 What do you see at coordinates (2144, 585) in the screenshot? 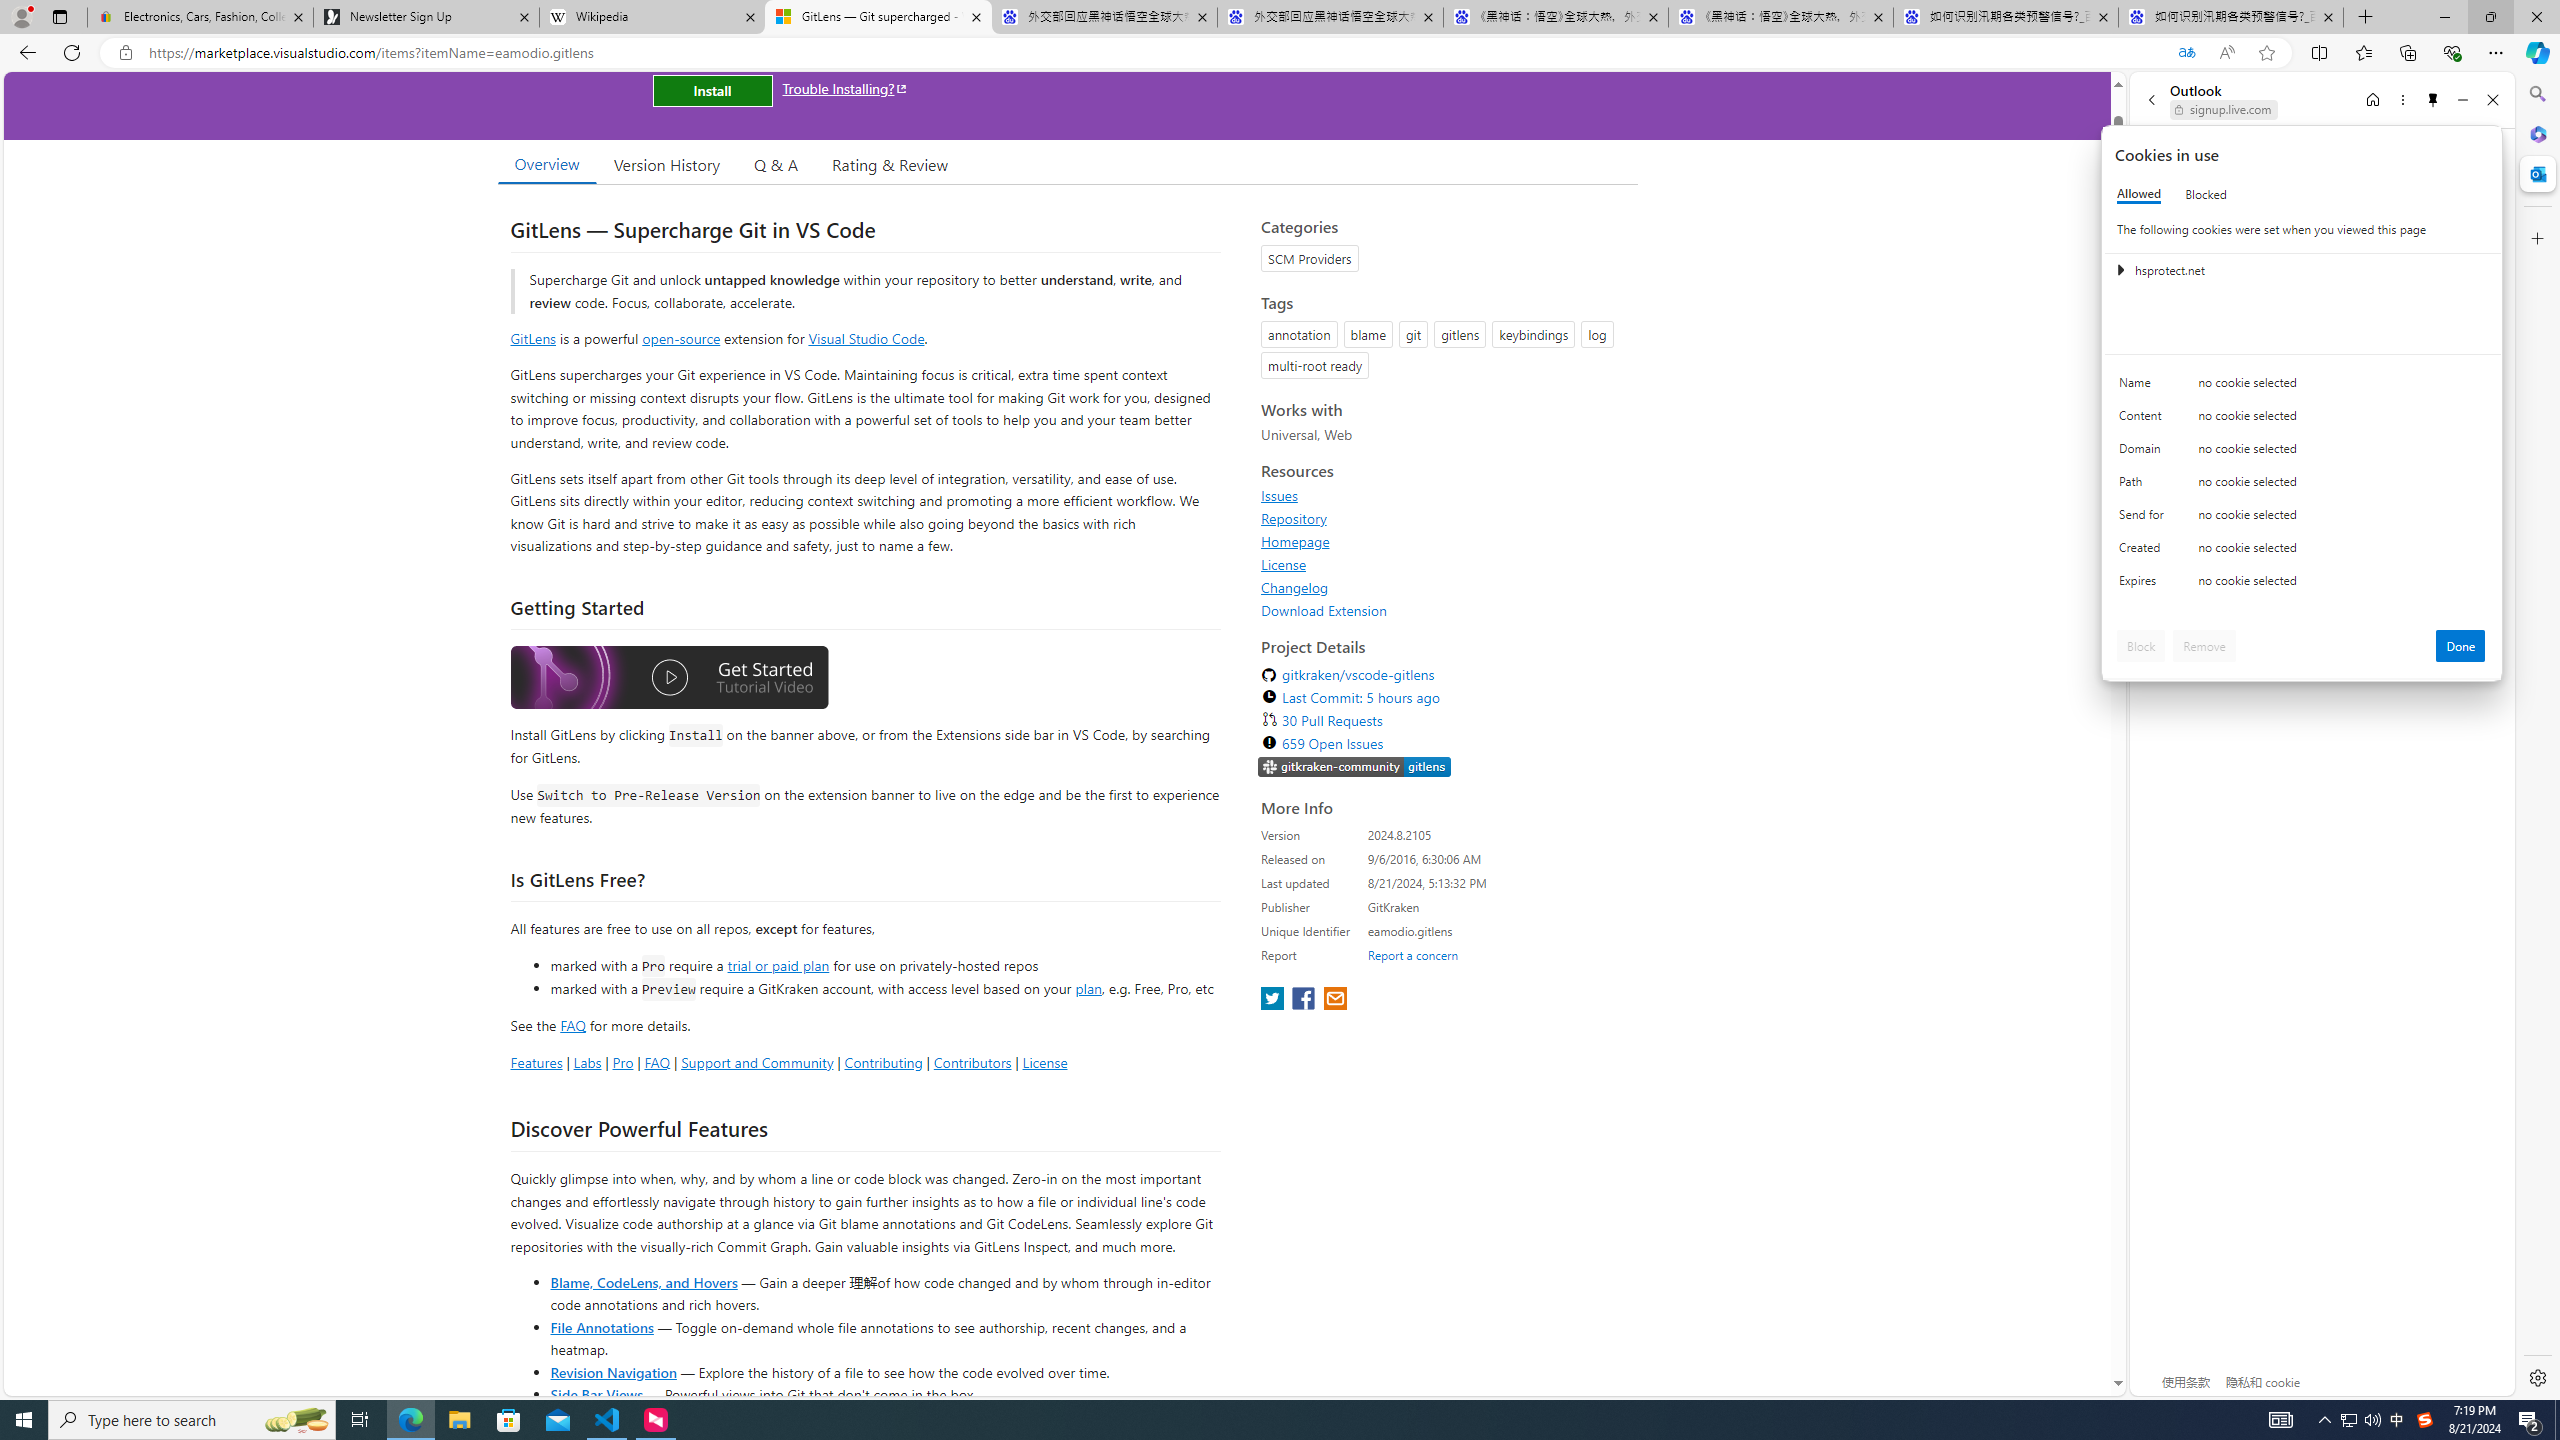
I see `'Expires'` at bounding box center [2144, 585].